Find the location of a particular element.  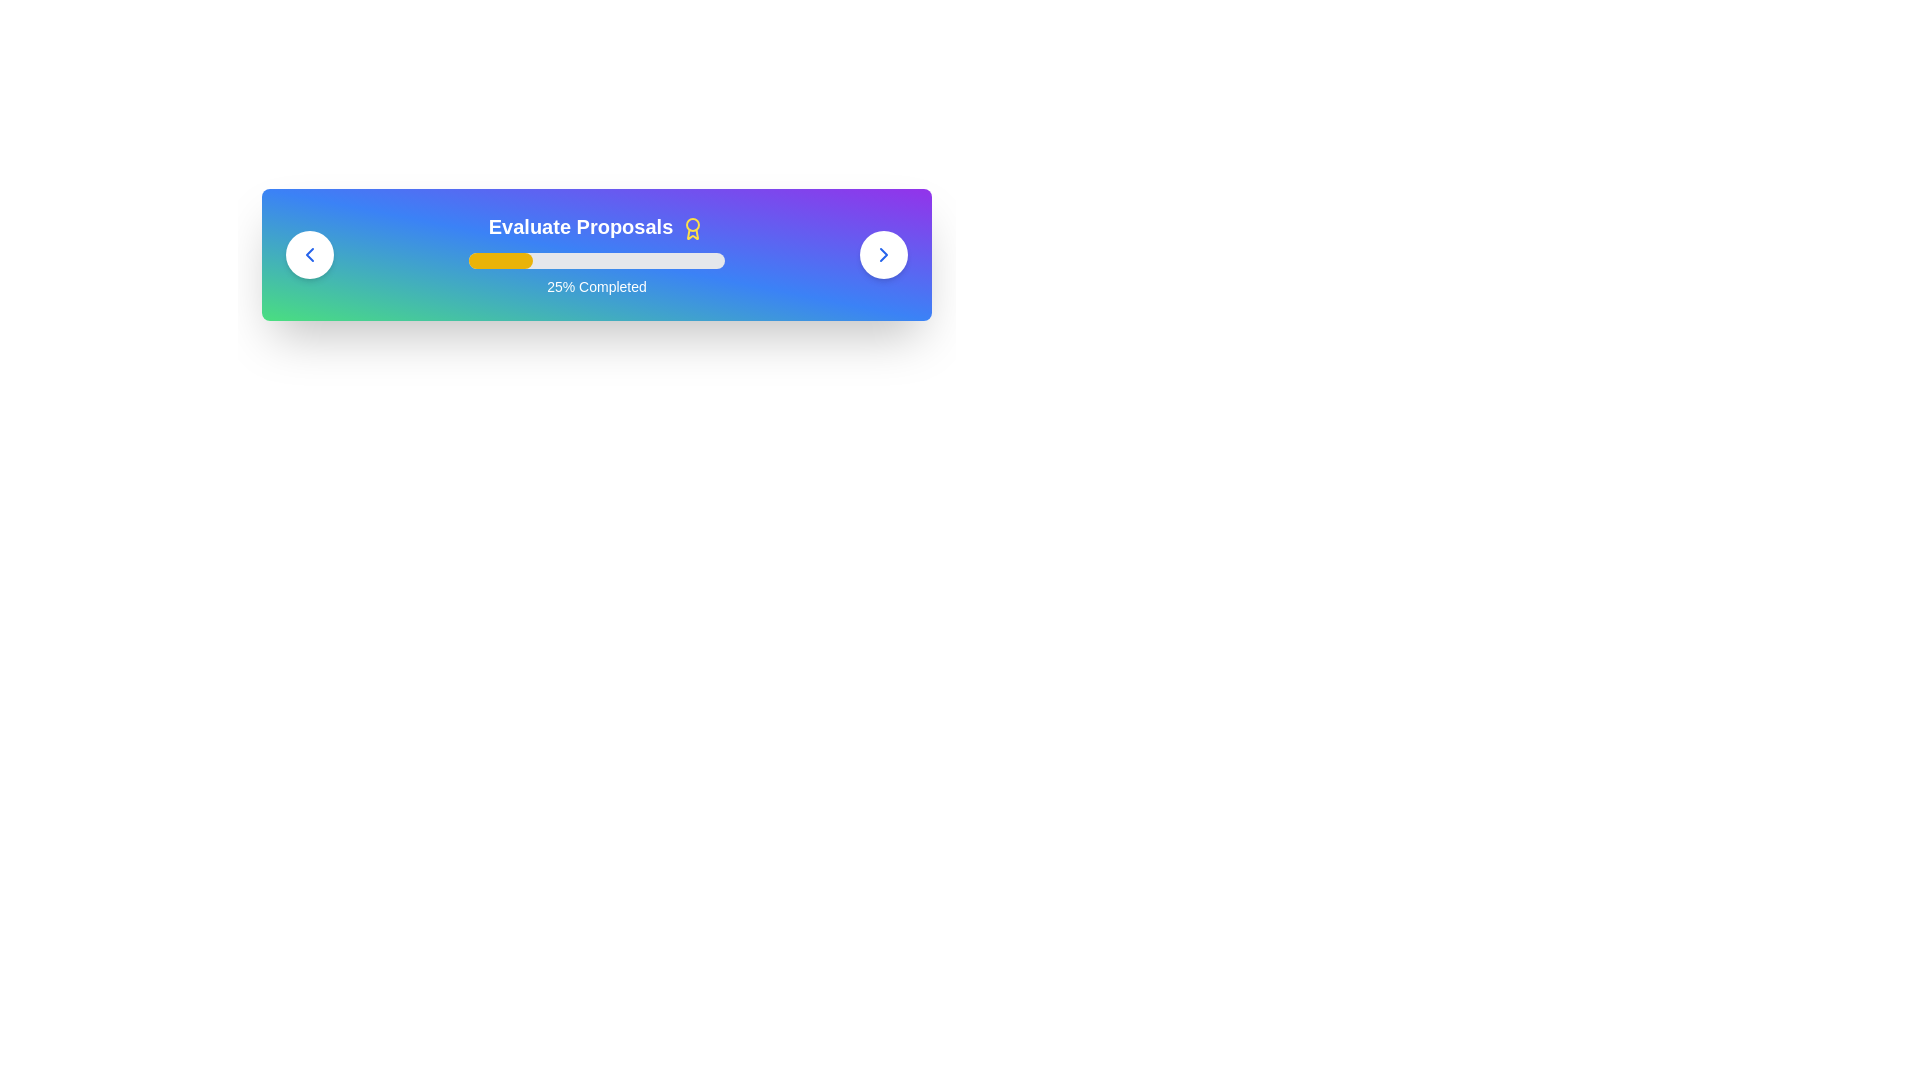

the left-pointing arrowhead-shaped SVG icon within the graphical circle is located at coordinates (309, 253).